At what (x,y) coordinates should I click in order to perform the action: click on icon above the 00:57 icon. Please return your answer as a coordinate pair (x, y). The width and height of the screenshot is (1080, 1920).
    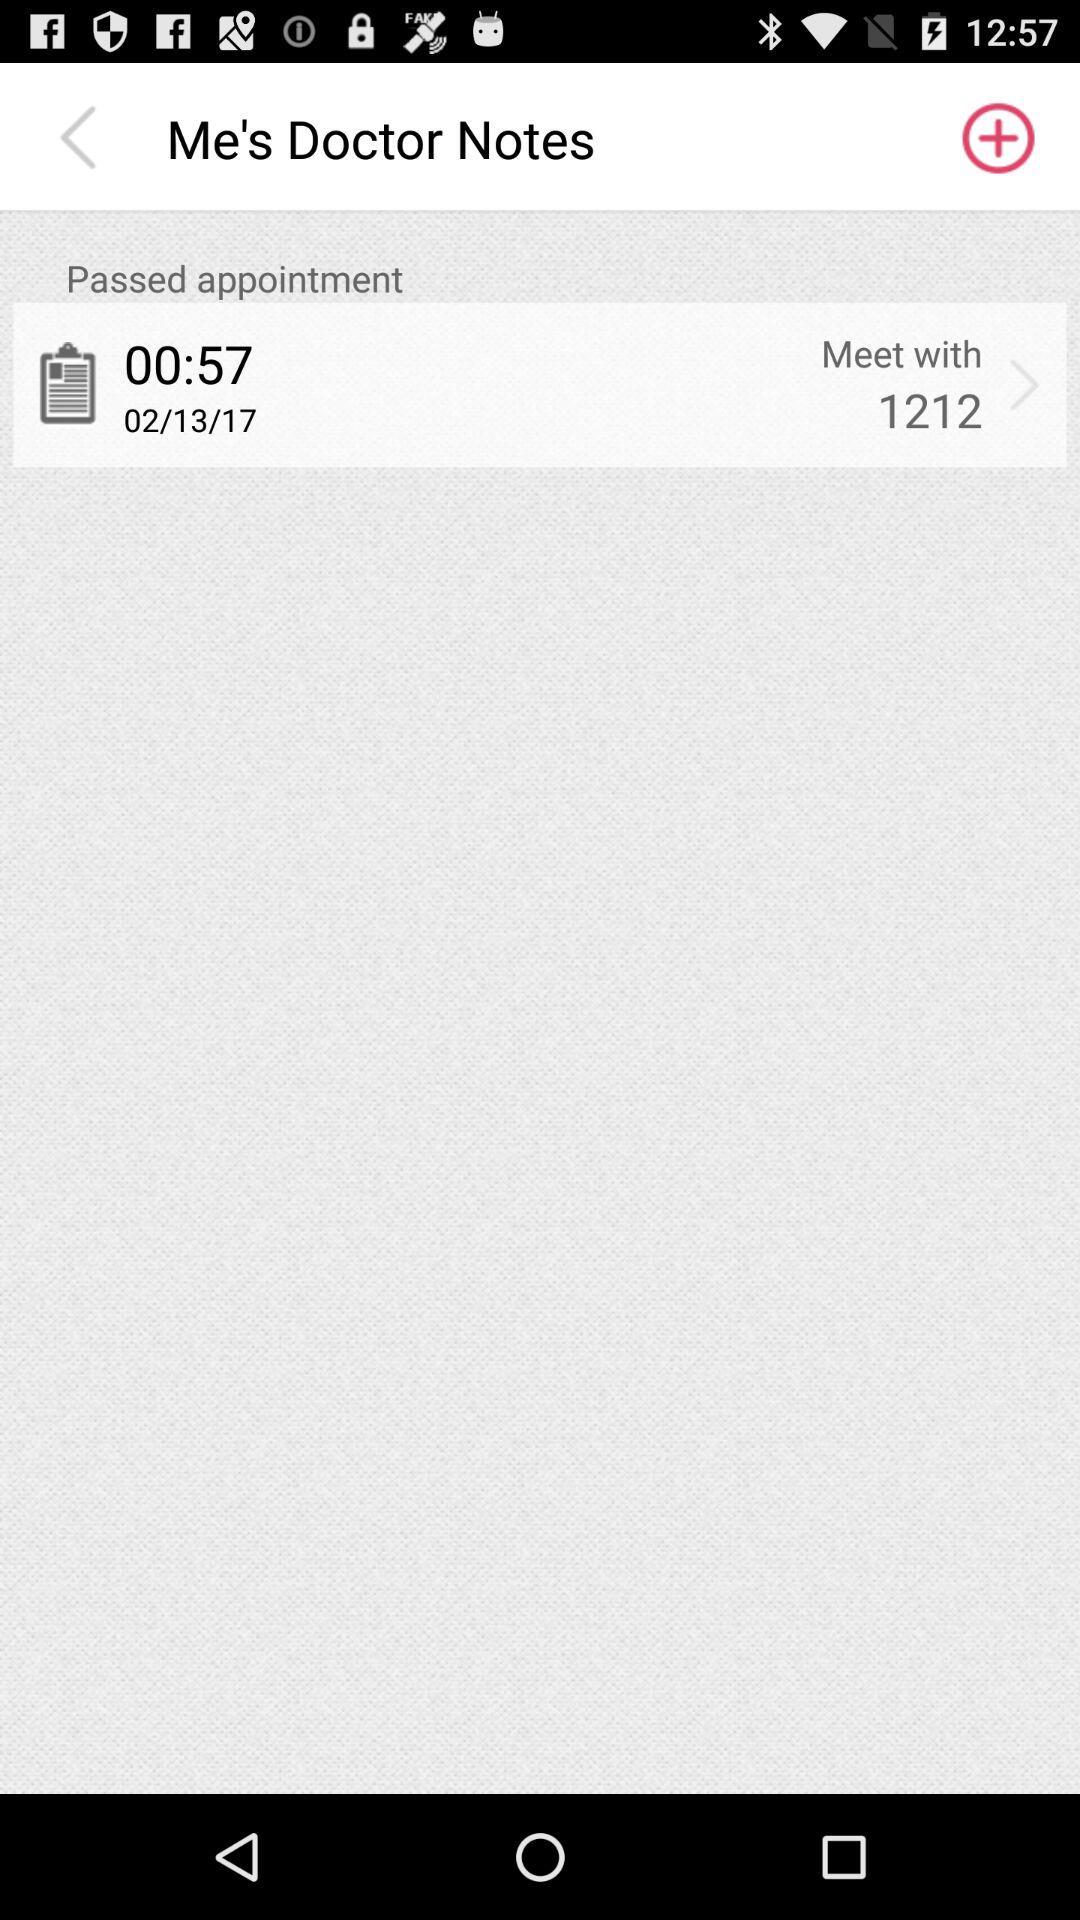
    Looking at the image, I should click on (566, 277).